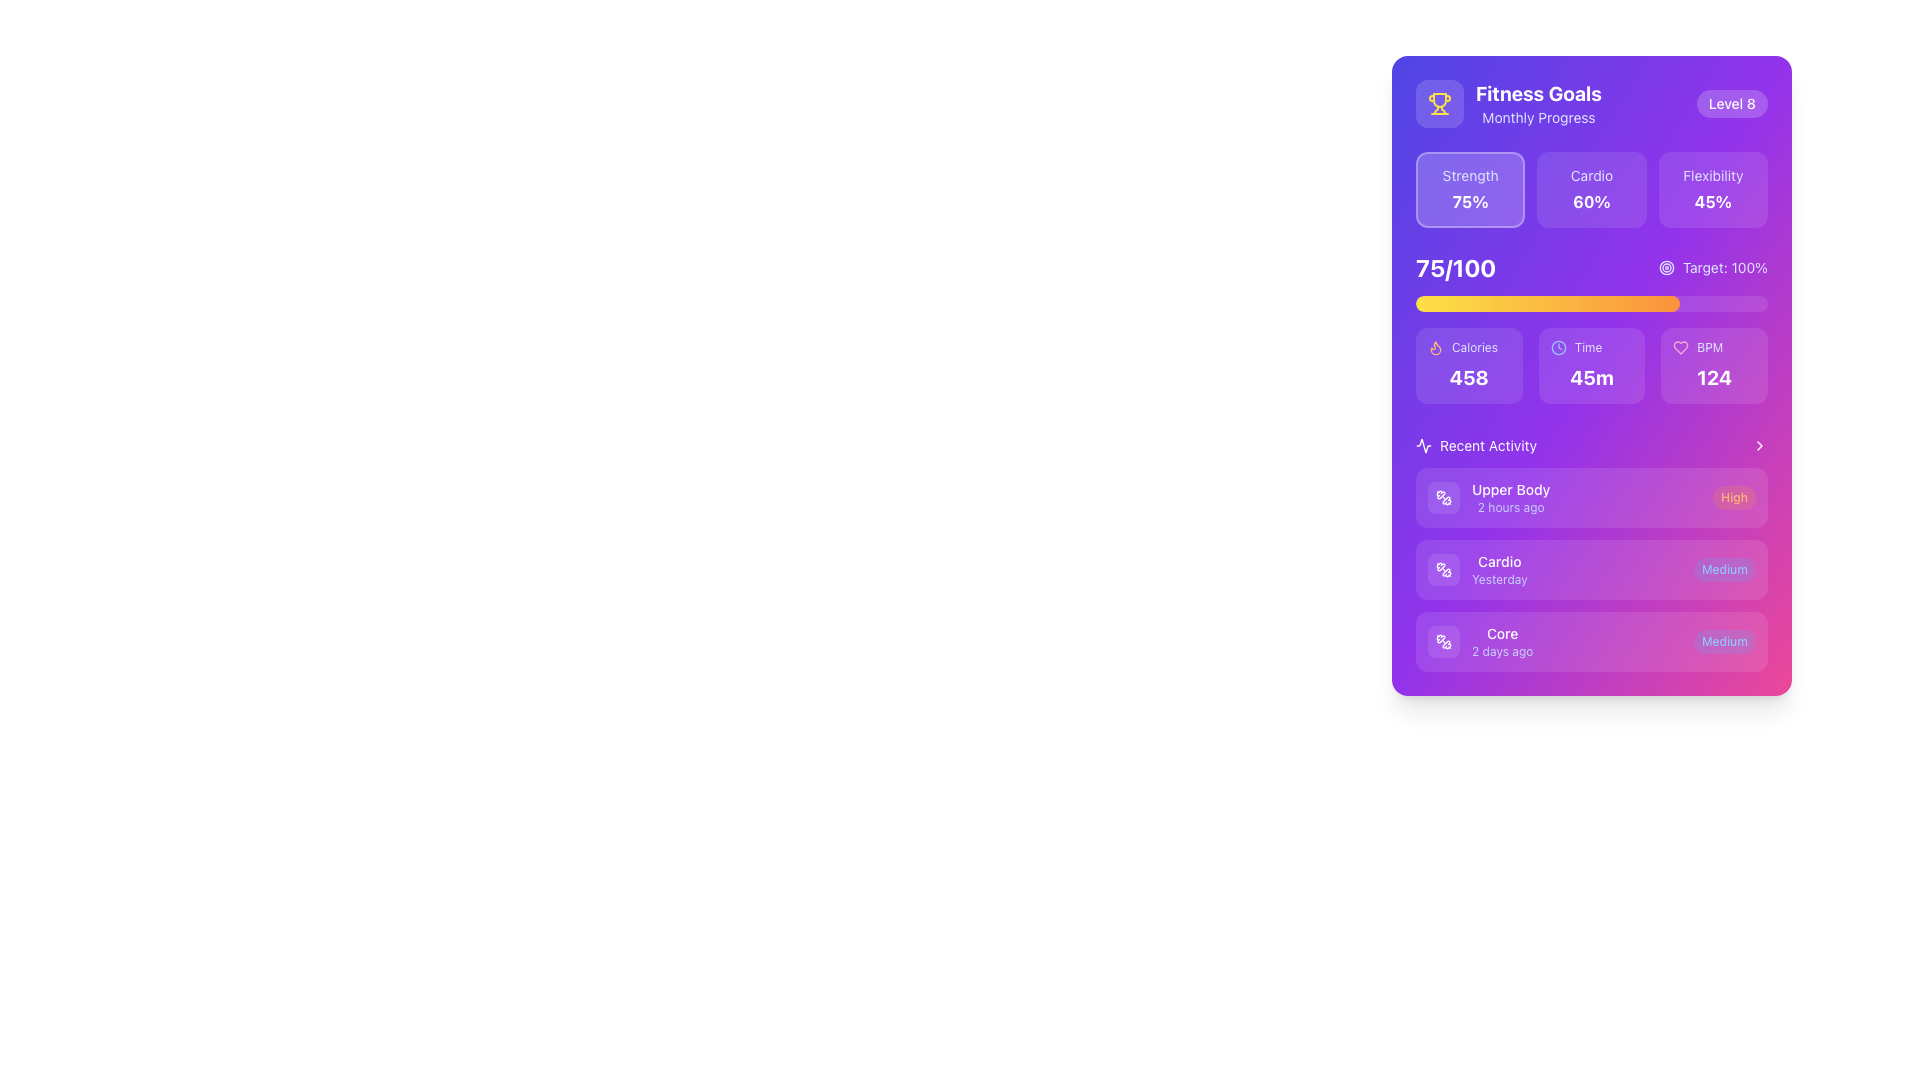  I want to click on the 'Flexibility' performance metric card located in the 'Fitness Goals' section to view additional details, so click(1712, 189).